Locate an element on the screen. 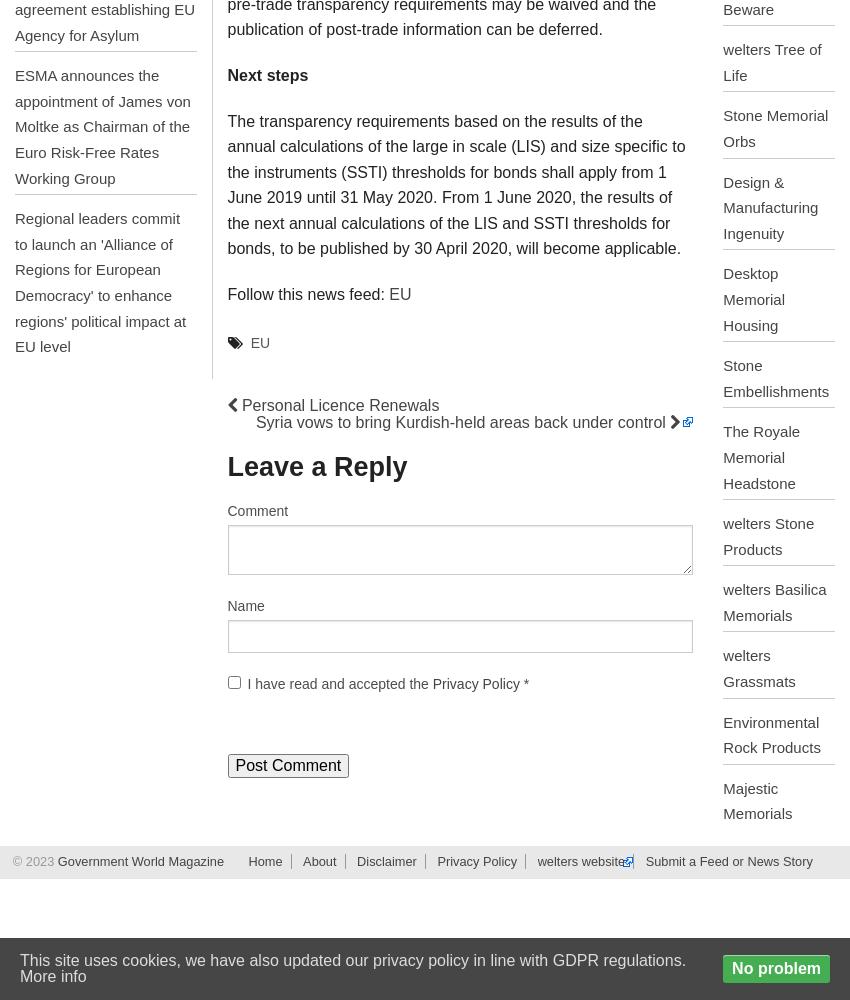 The image size is (850, 1000). 'About' is located at coordinates (319, 860).